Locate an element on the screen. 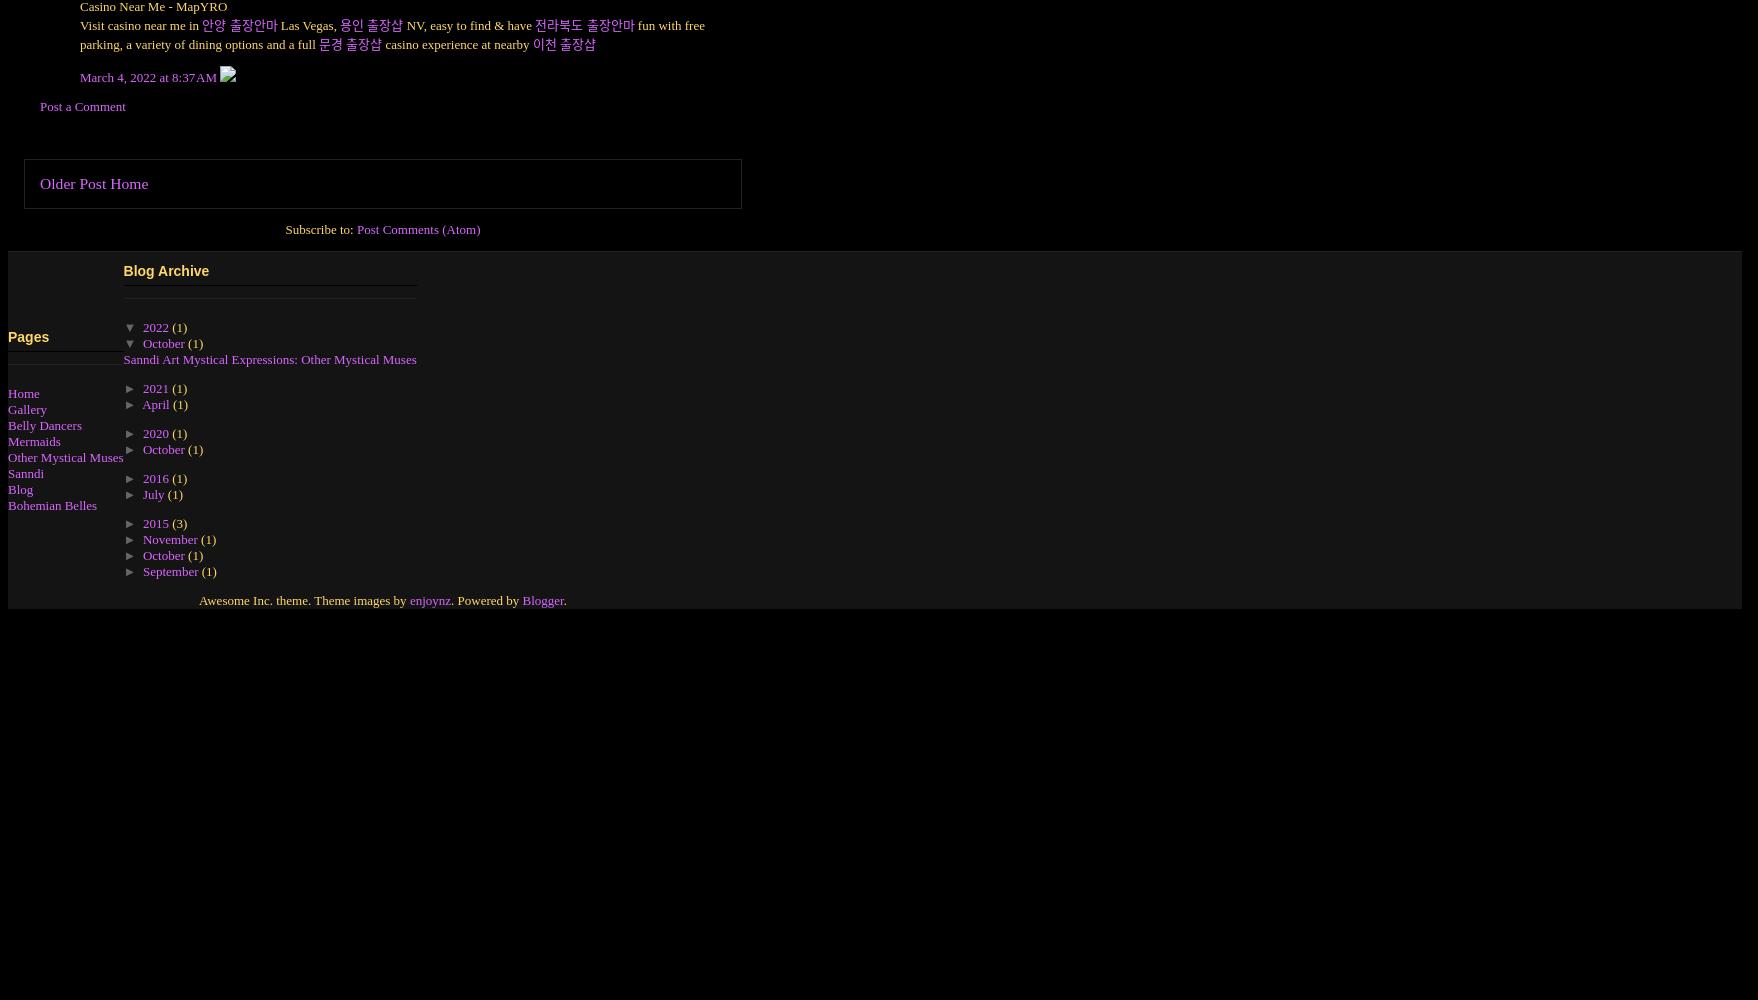 The width and height of the screenshot is (1758, 1000). '2020' is located at coordinates (142, 432).